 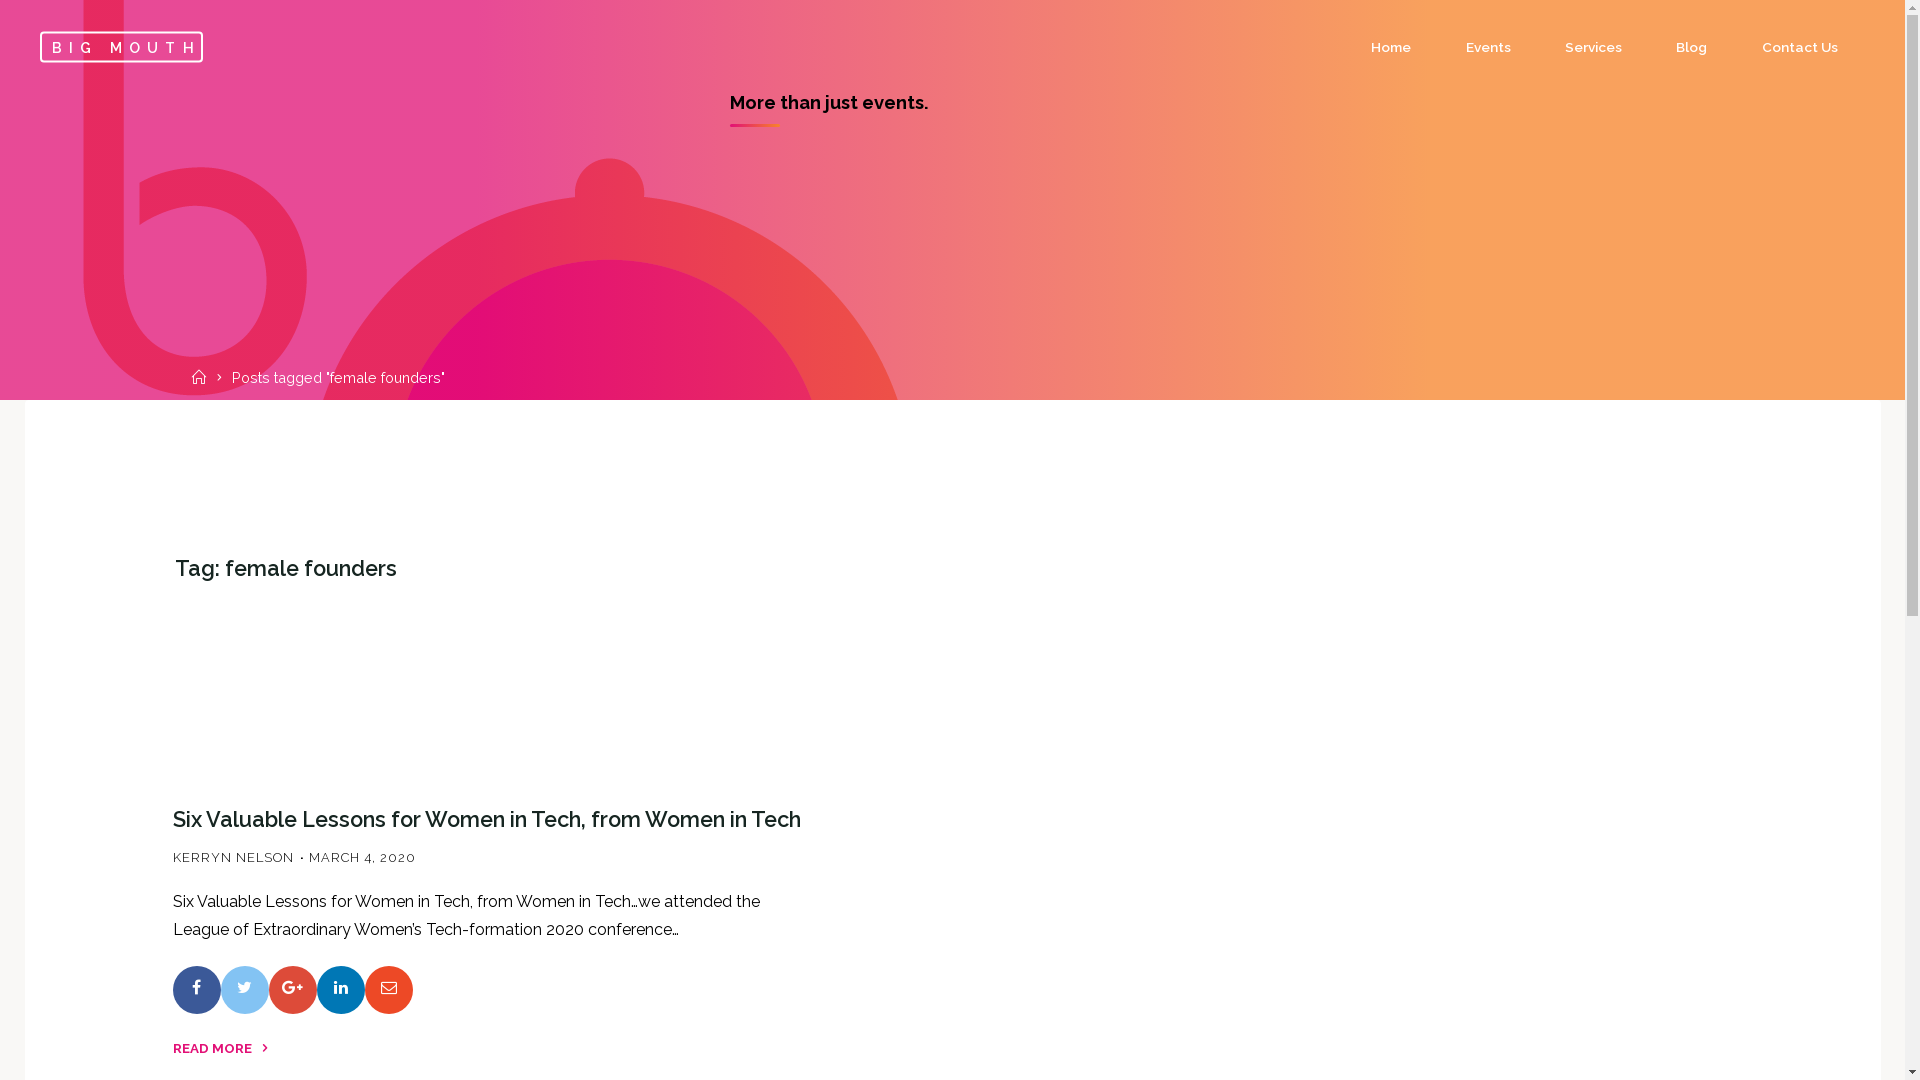 I want to click on 'Blog', so click(x=1690, y=46).